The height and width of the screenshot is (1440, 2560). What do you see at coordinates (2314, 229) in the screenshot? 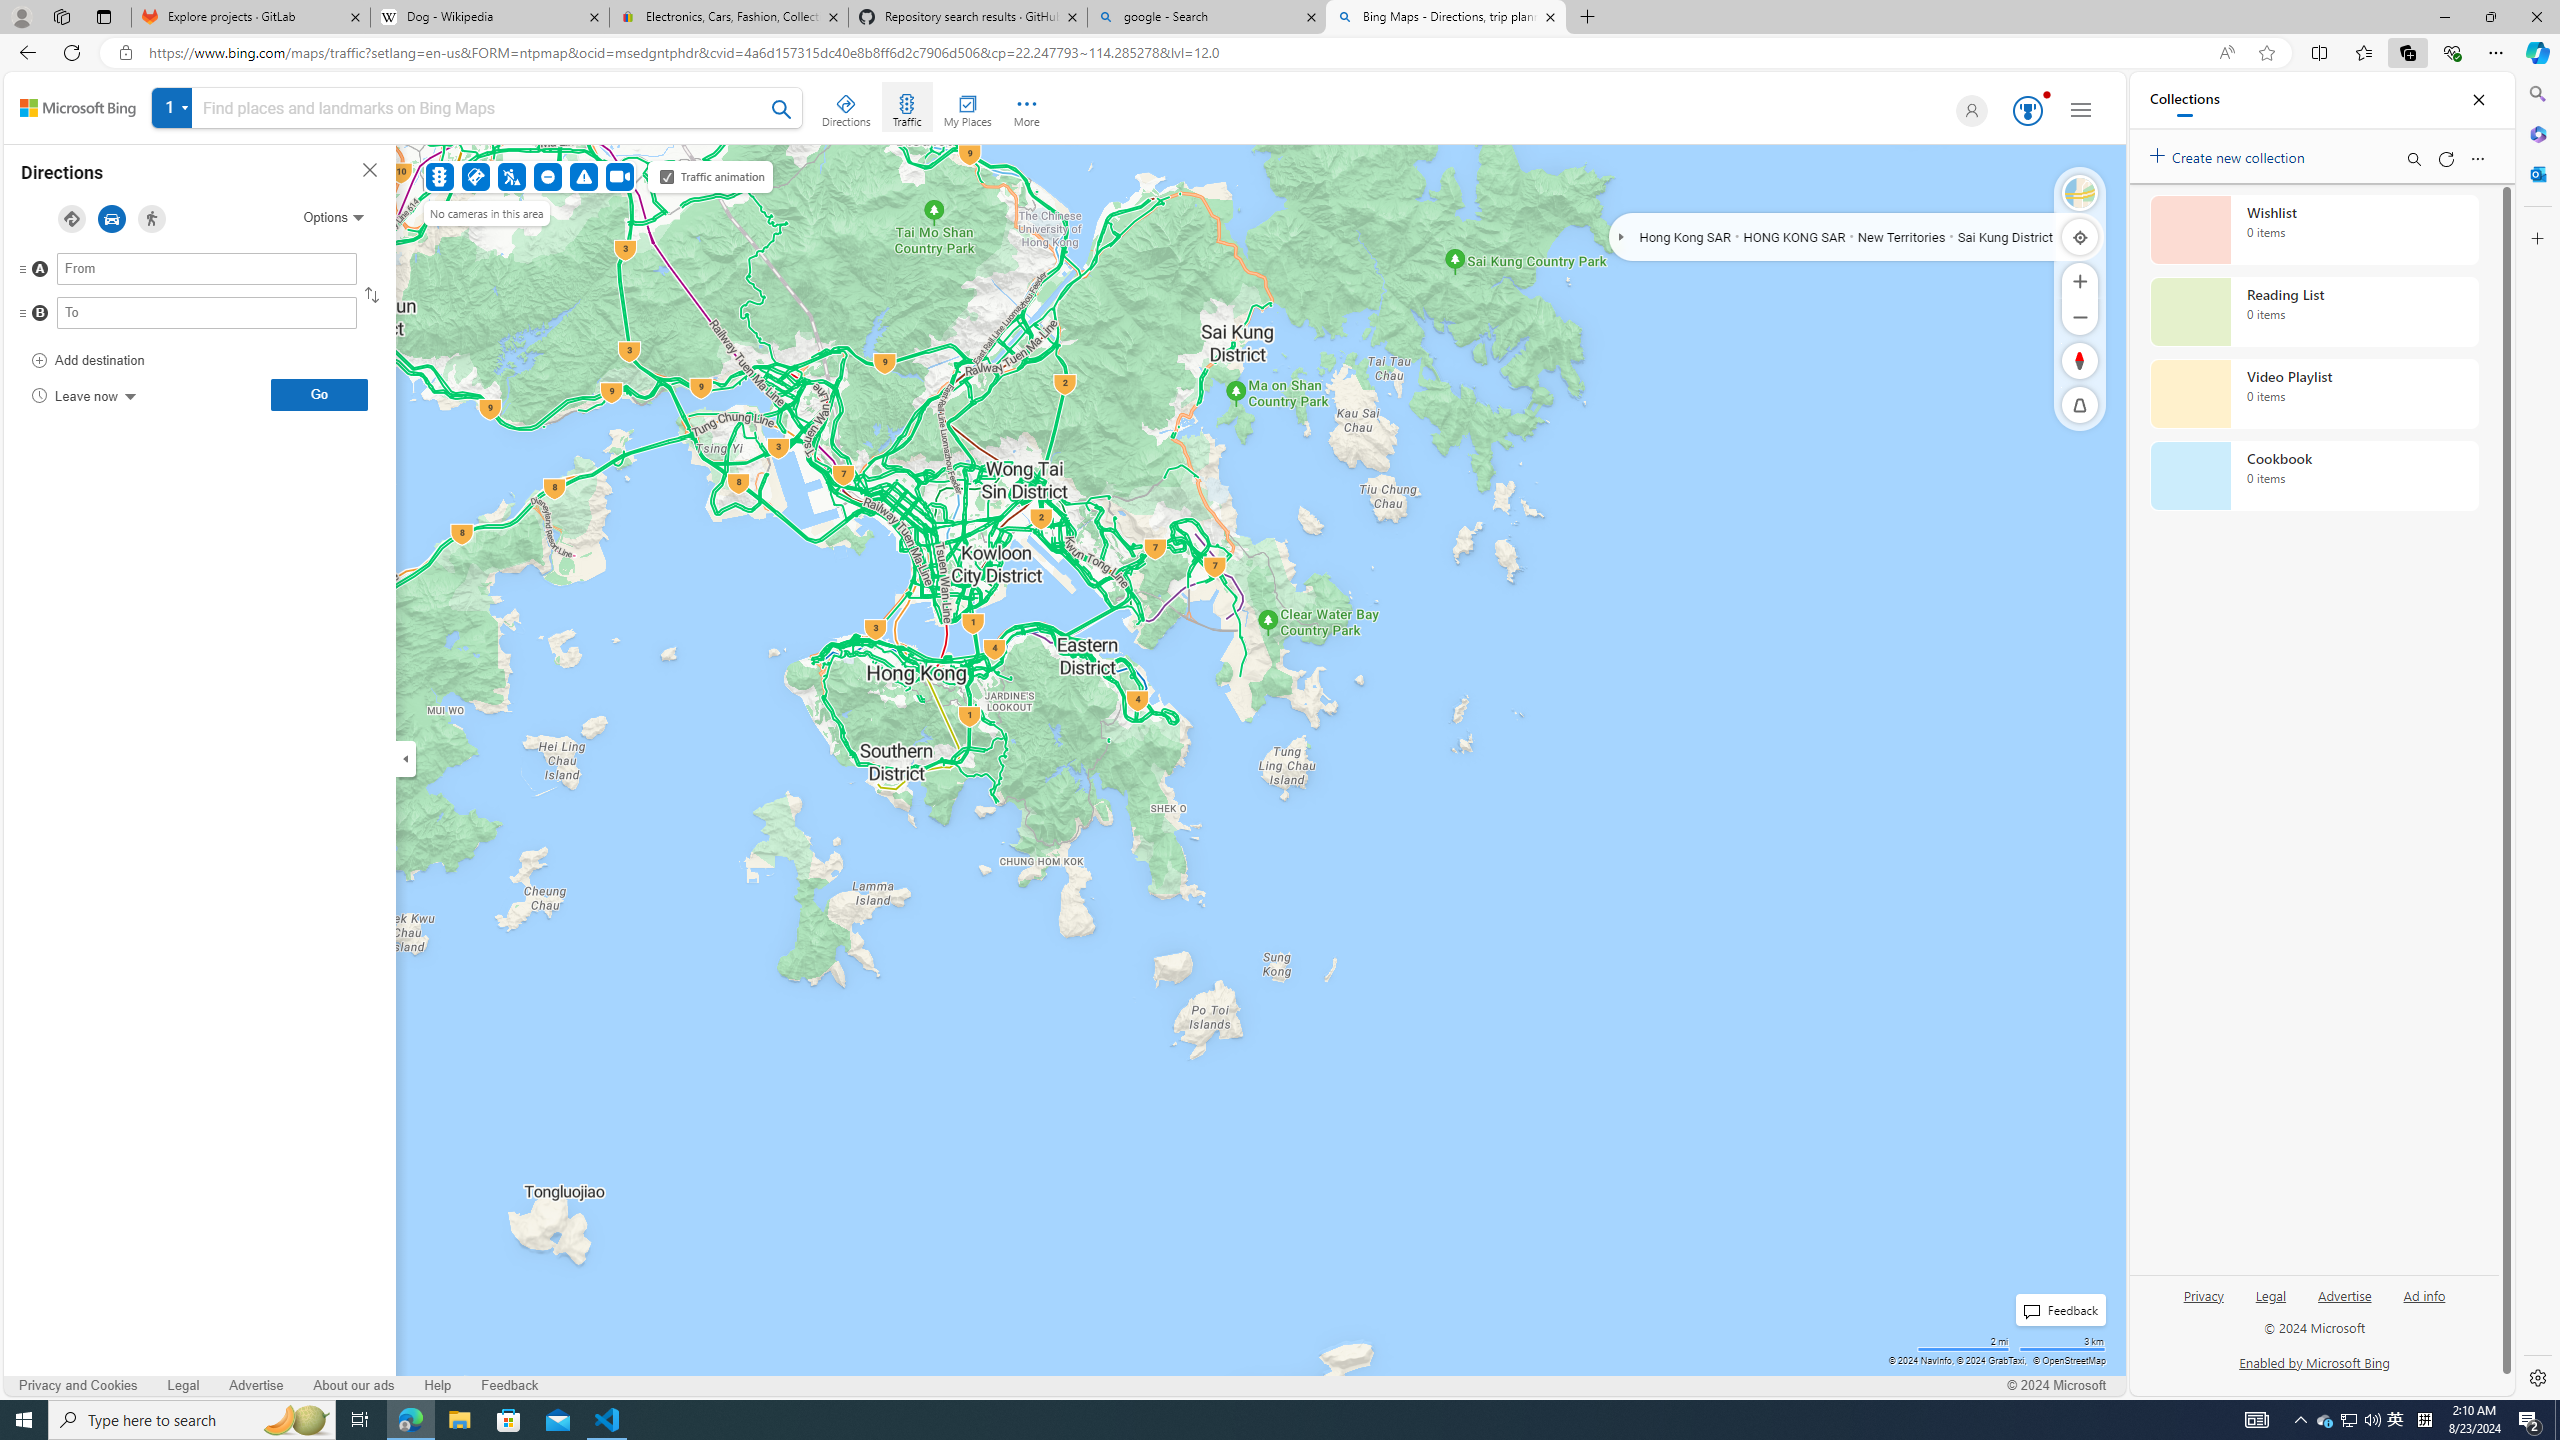
I see `'Wishlist collection, 0 items'` at bounding box center [2314, 229].